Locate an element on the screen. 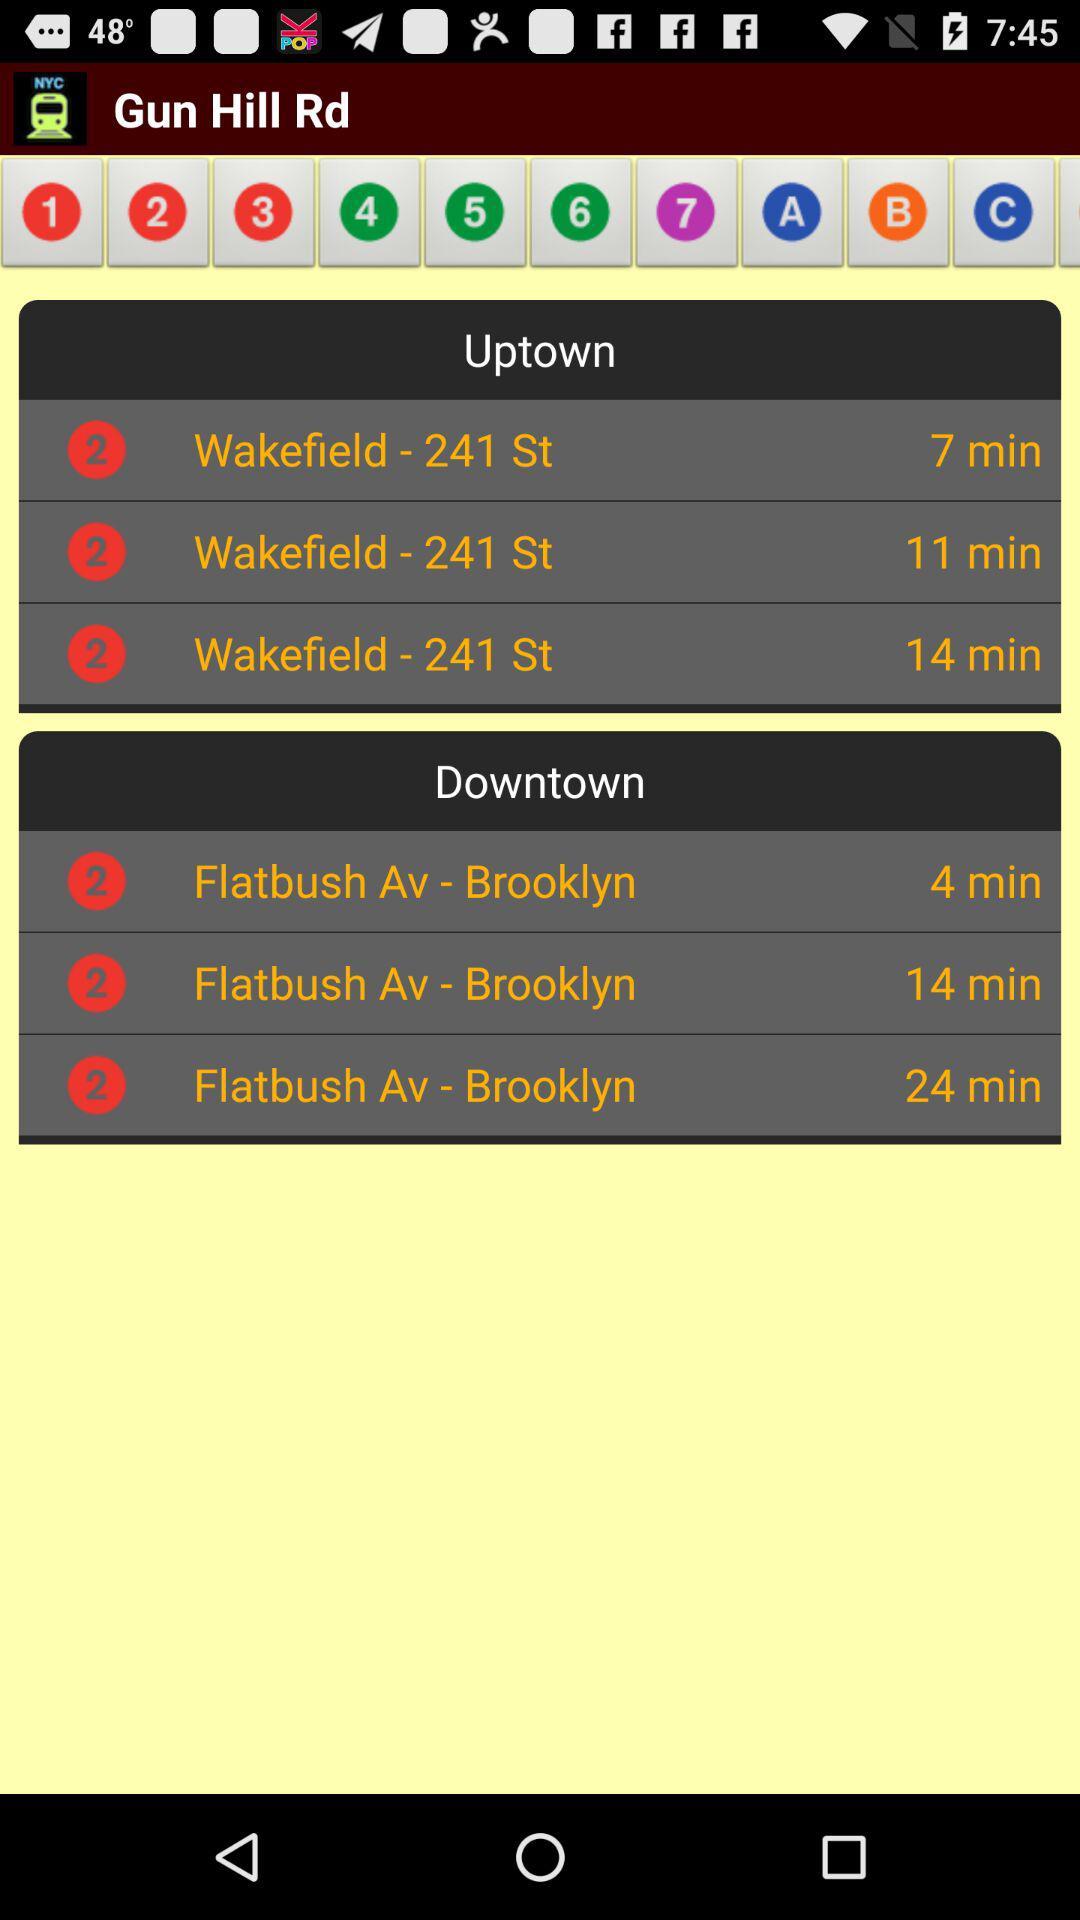 The width and height of the screenshot is (1080, 1920). the icon above uptown icon is located at coordinates (370, 218).